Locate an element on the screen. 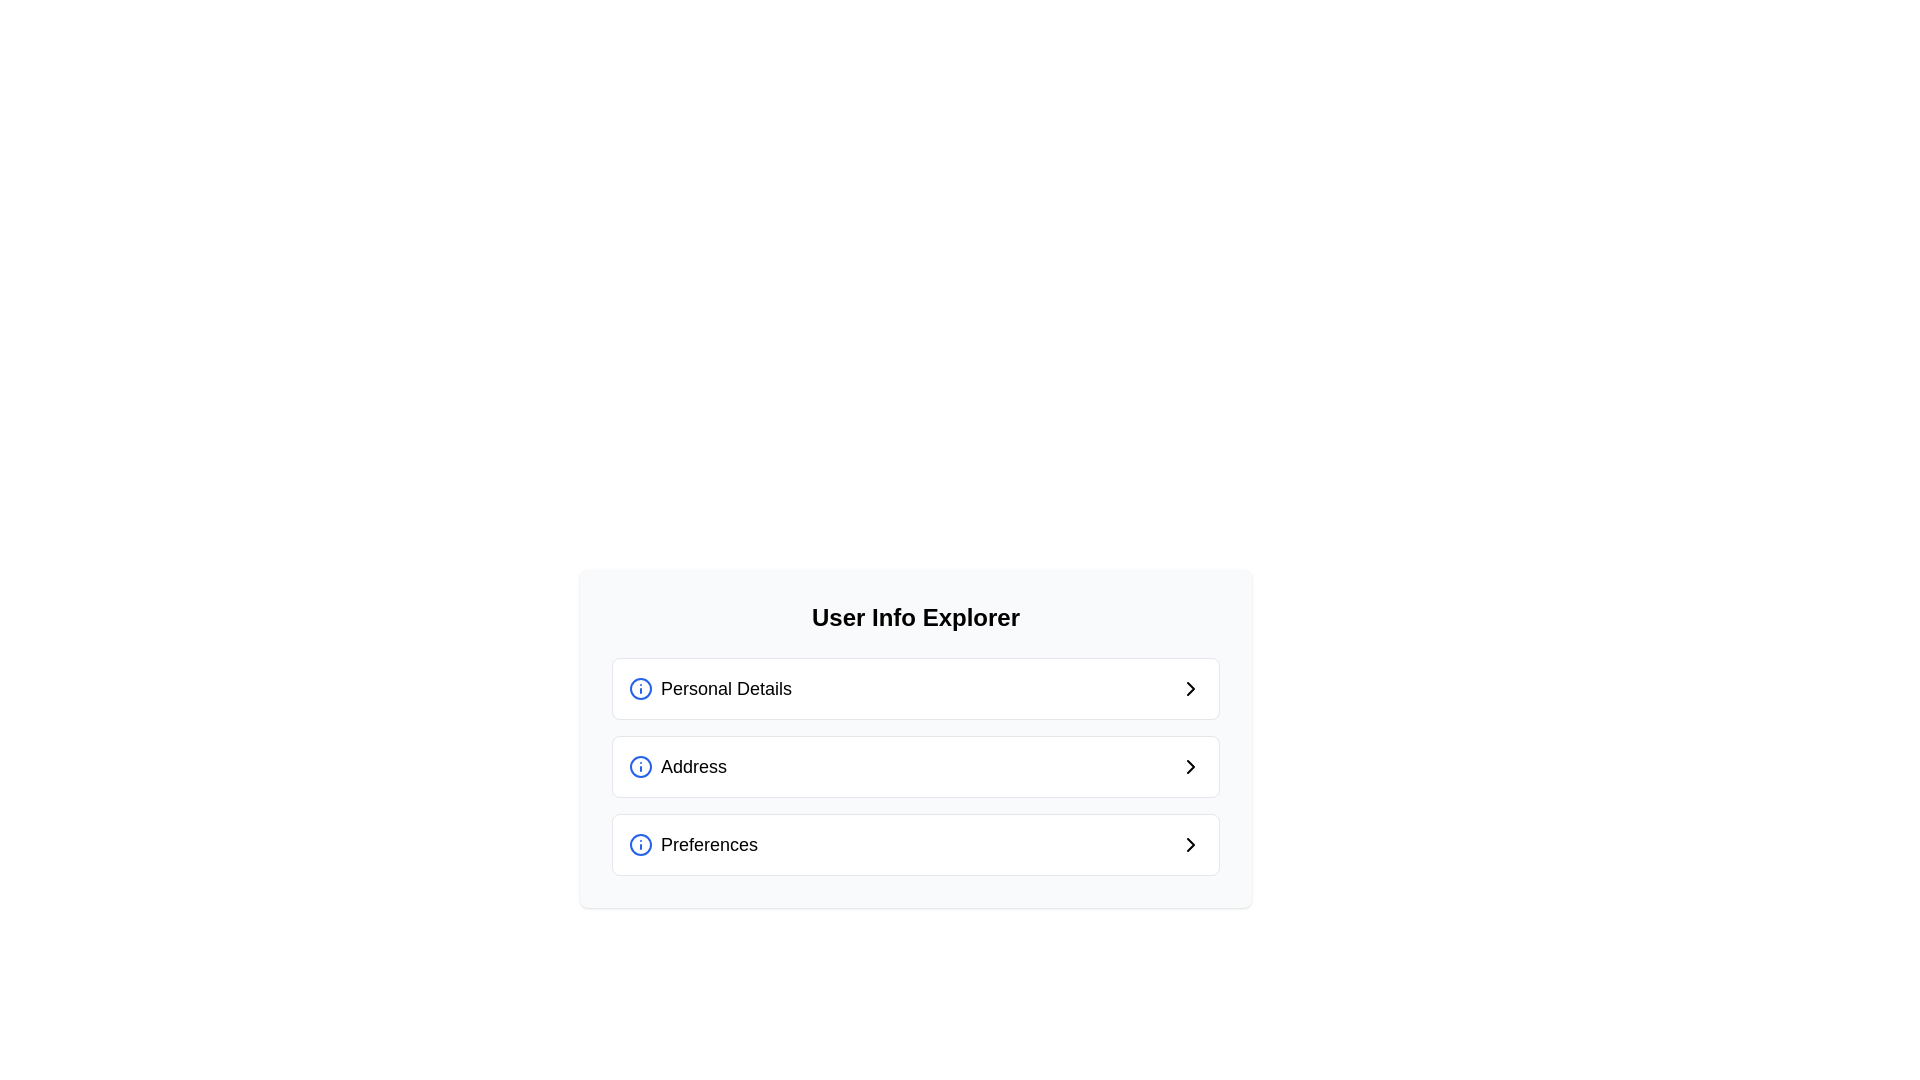 The width and height of the screenshot is (1920, 1080). the 'Address' row in the Clickable List Row element is located at coordinates (915, 739).